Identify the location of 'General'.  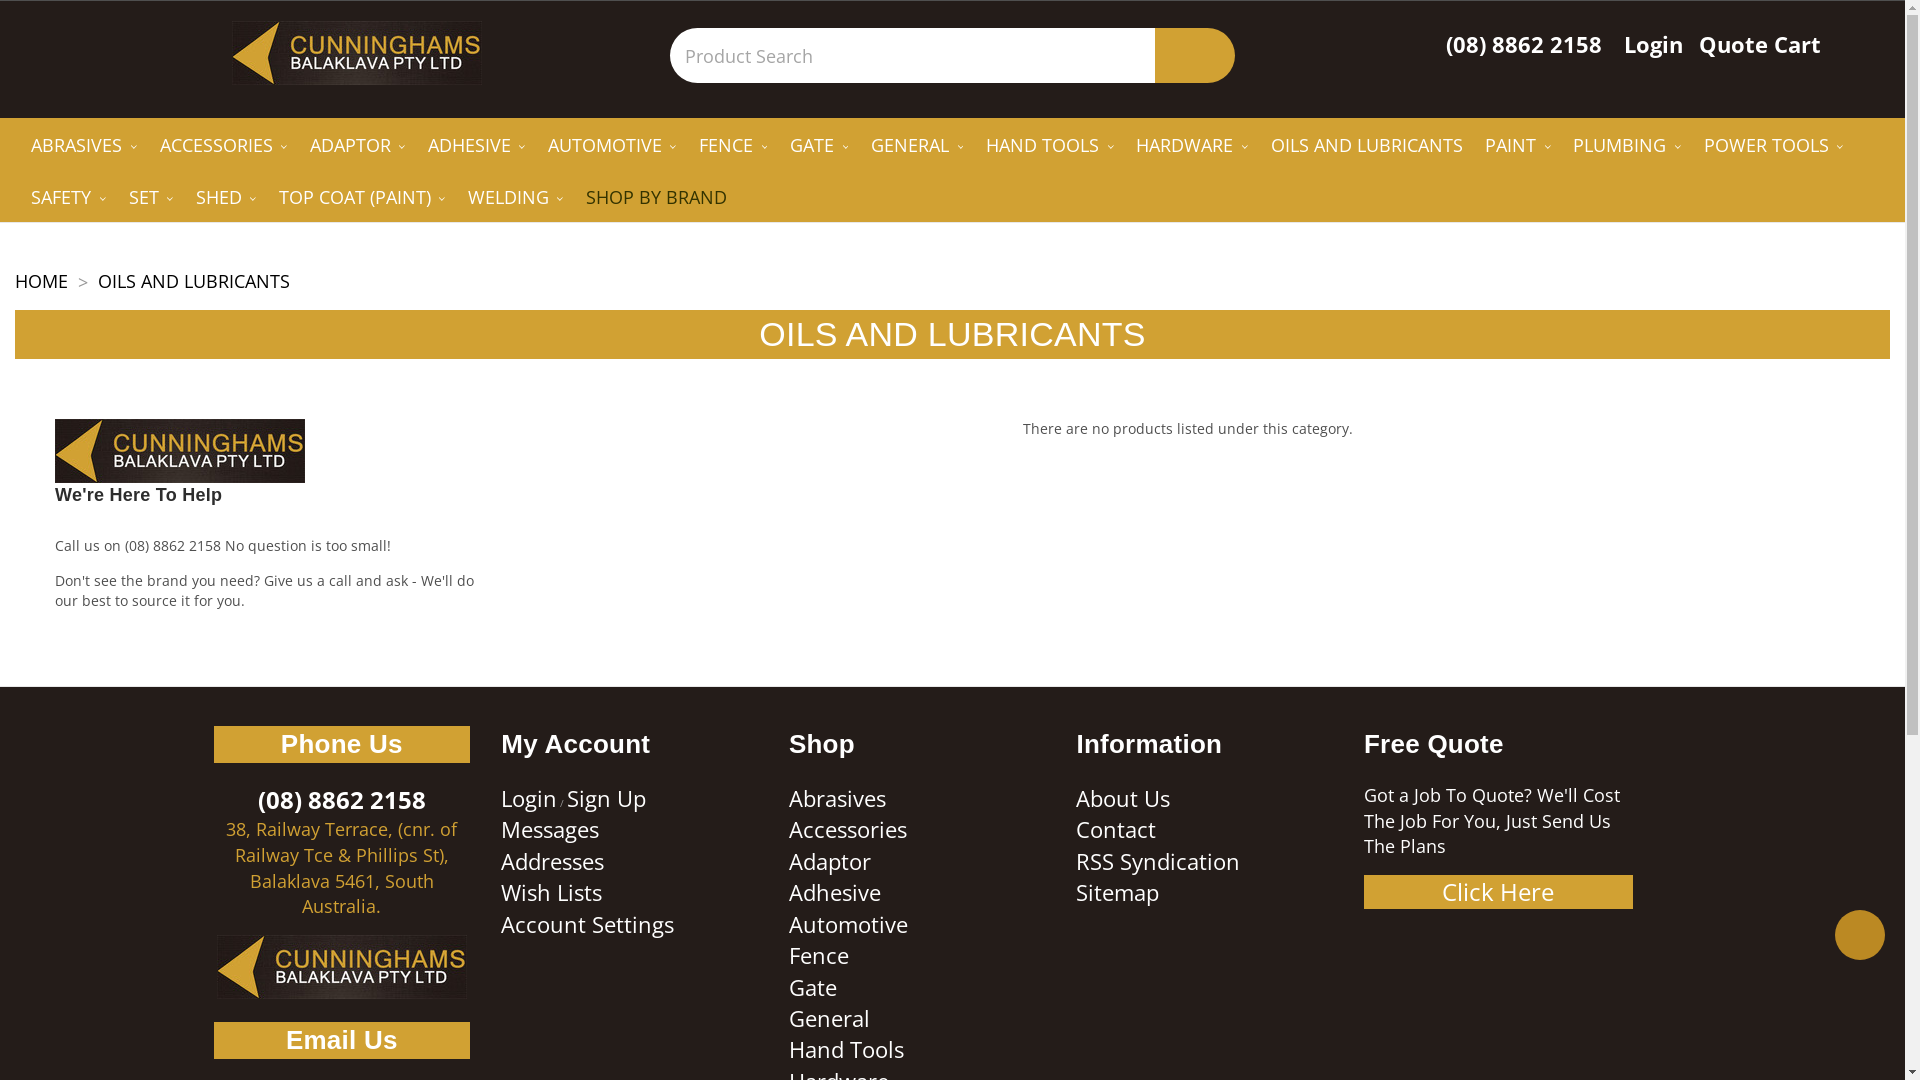
(787, 1018).